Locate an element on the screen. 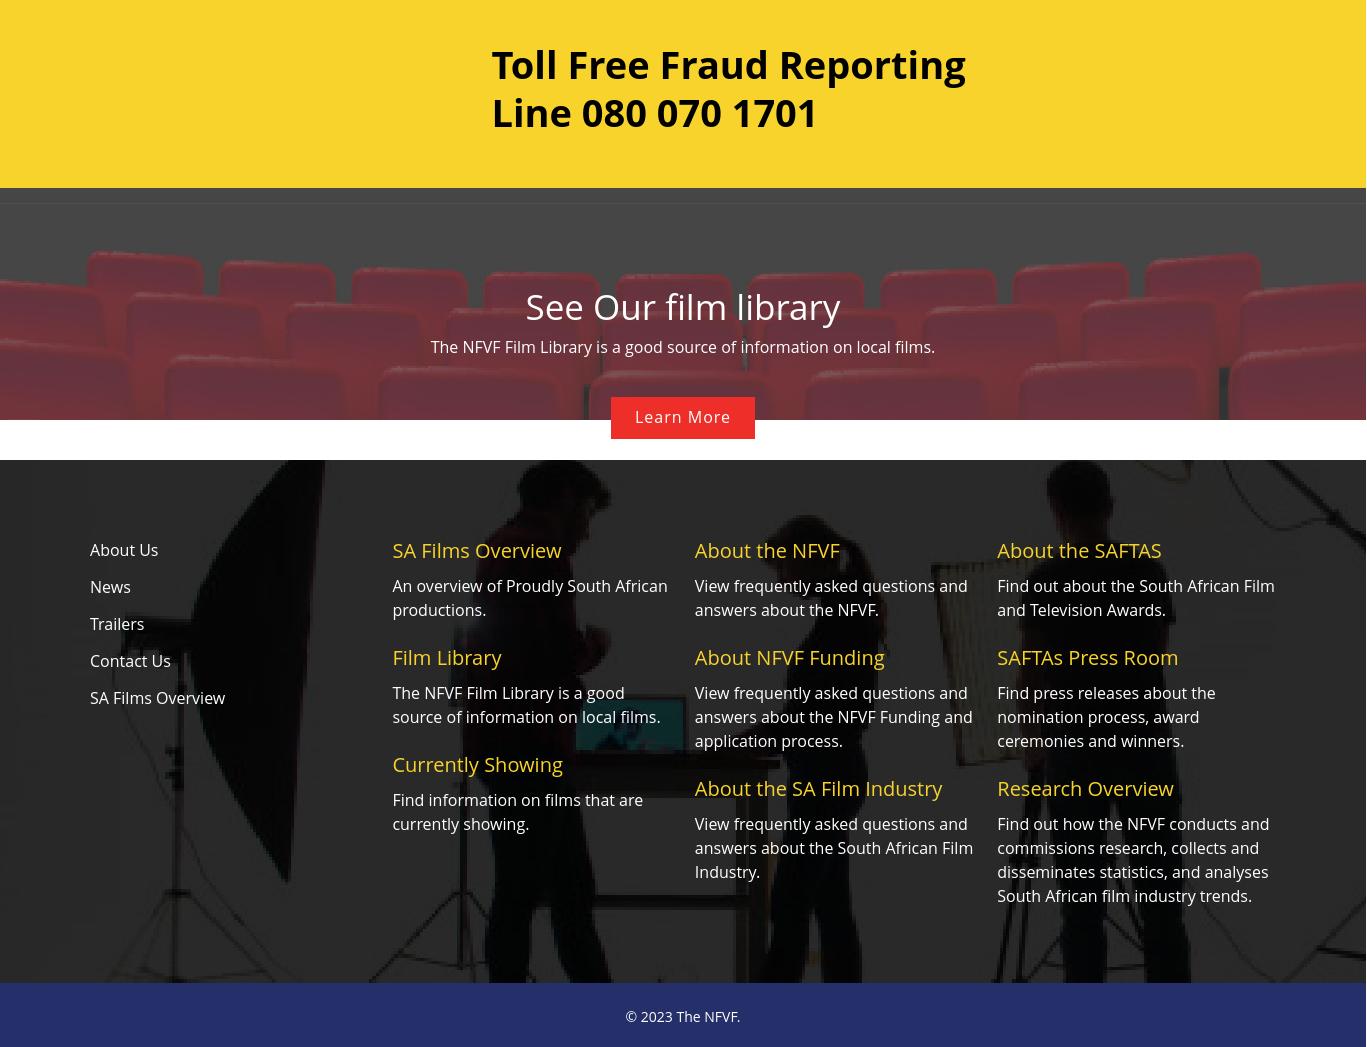 The image size is (1367, 1047). 'Research Overview' is located at coordinates (1083, 787).